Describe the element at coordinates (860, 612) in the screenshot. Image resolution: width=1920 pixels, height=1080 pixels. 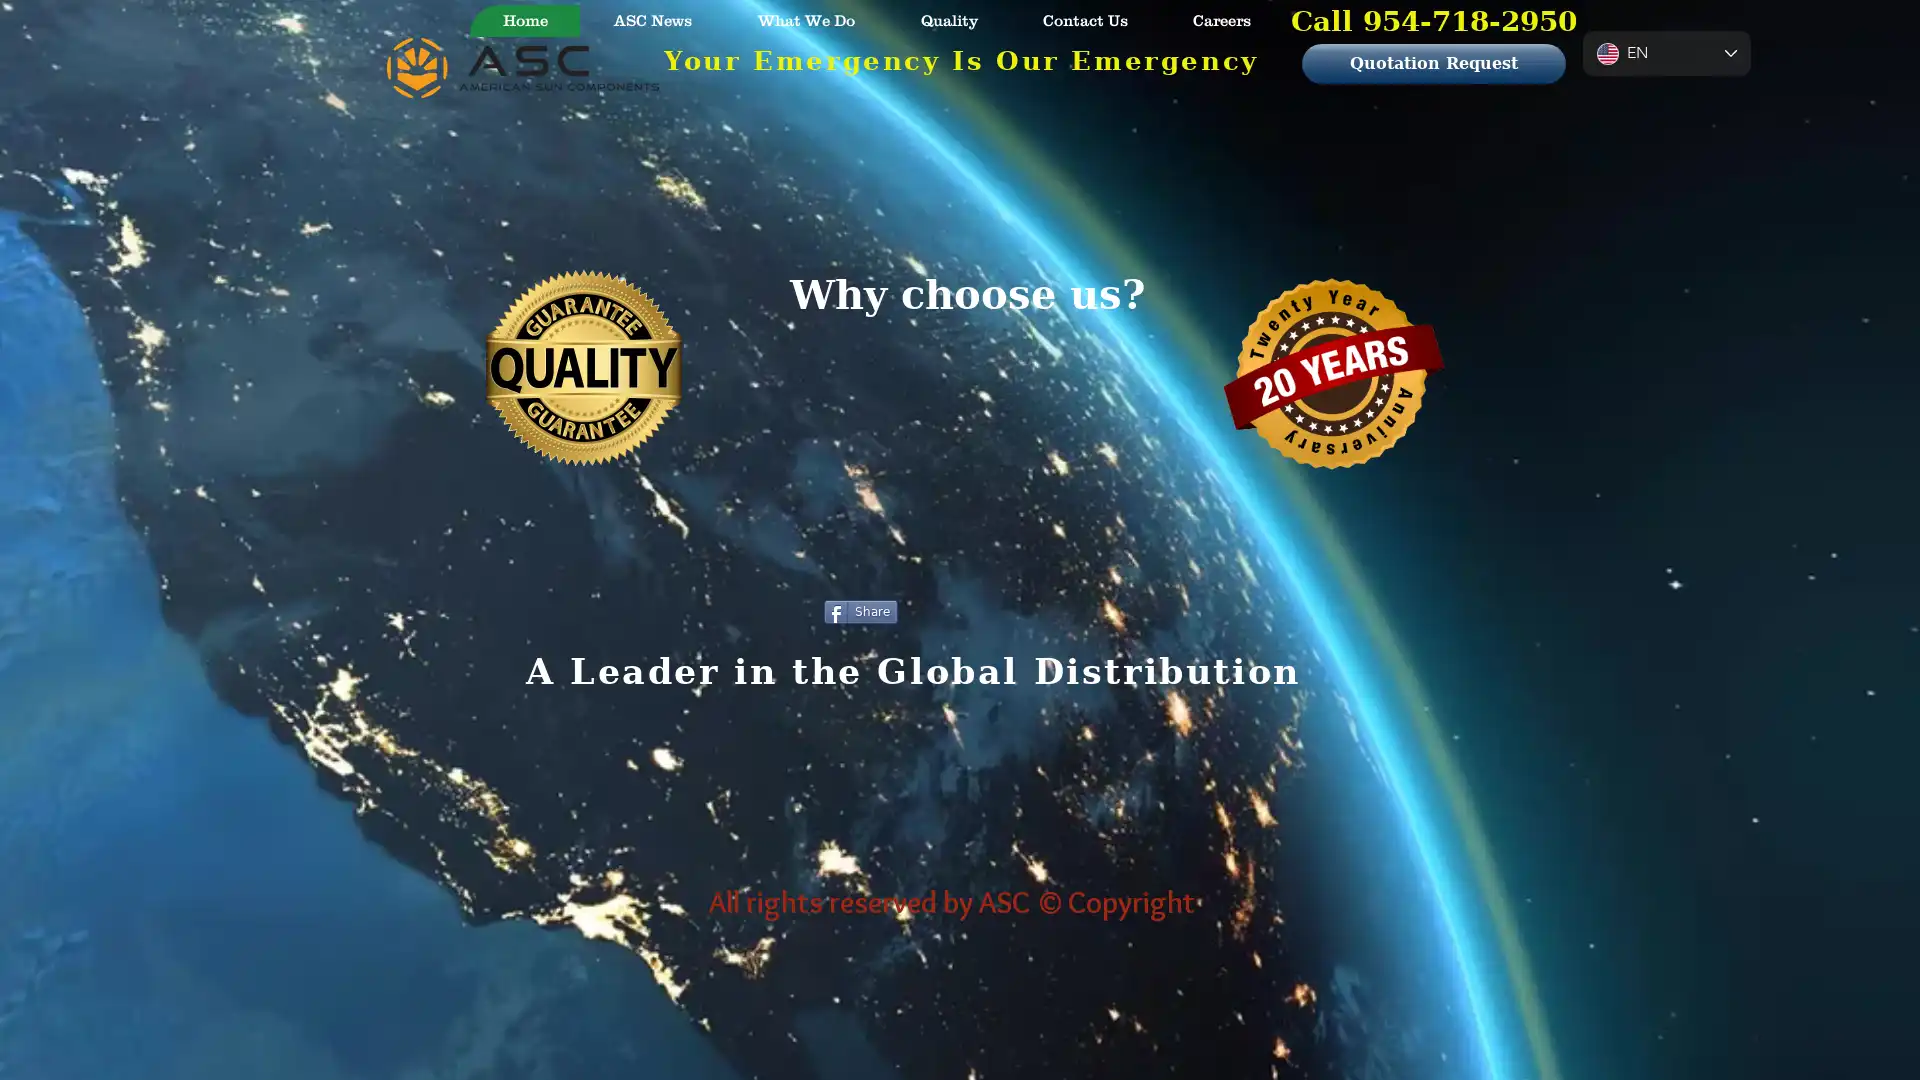
I see `Share` at that location.